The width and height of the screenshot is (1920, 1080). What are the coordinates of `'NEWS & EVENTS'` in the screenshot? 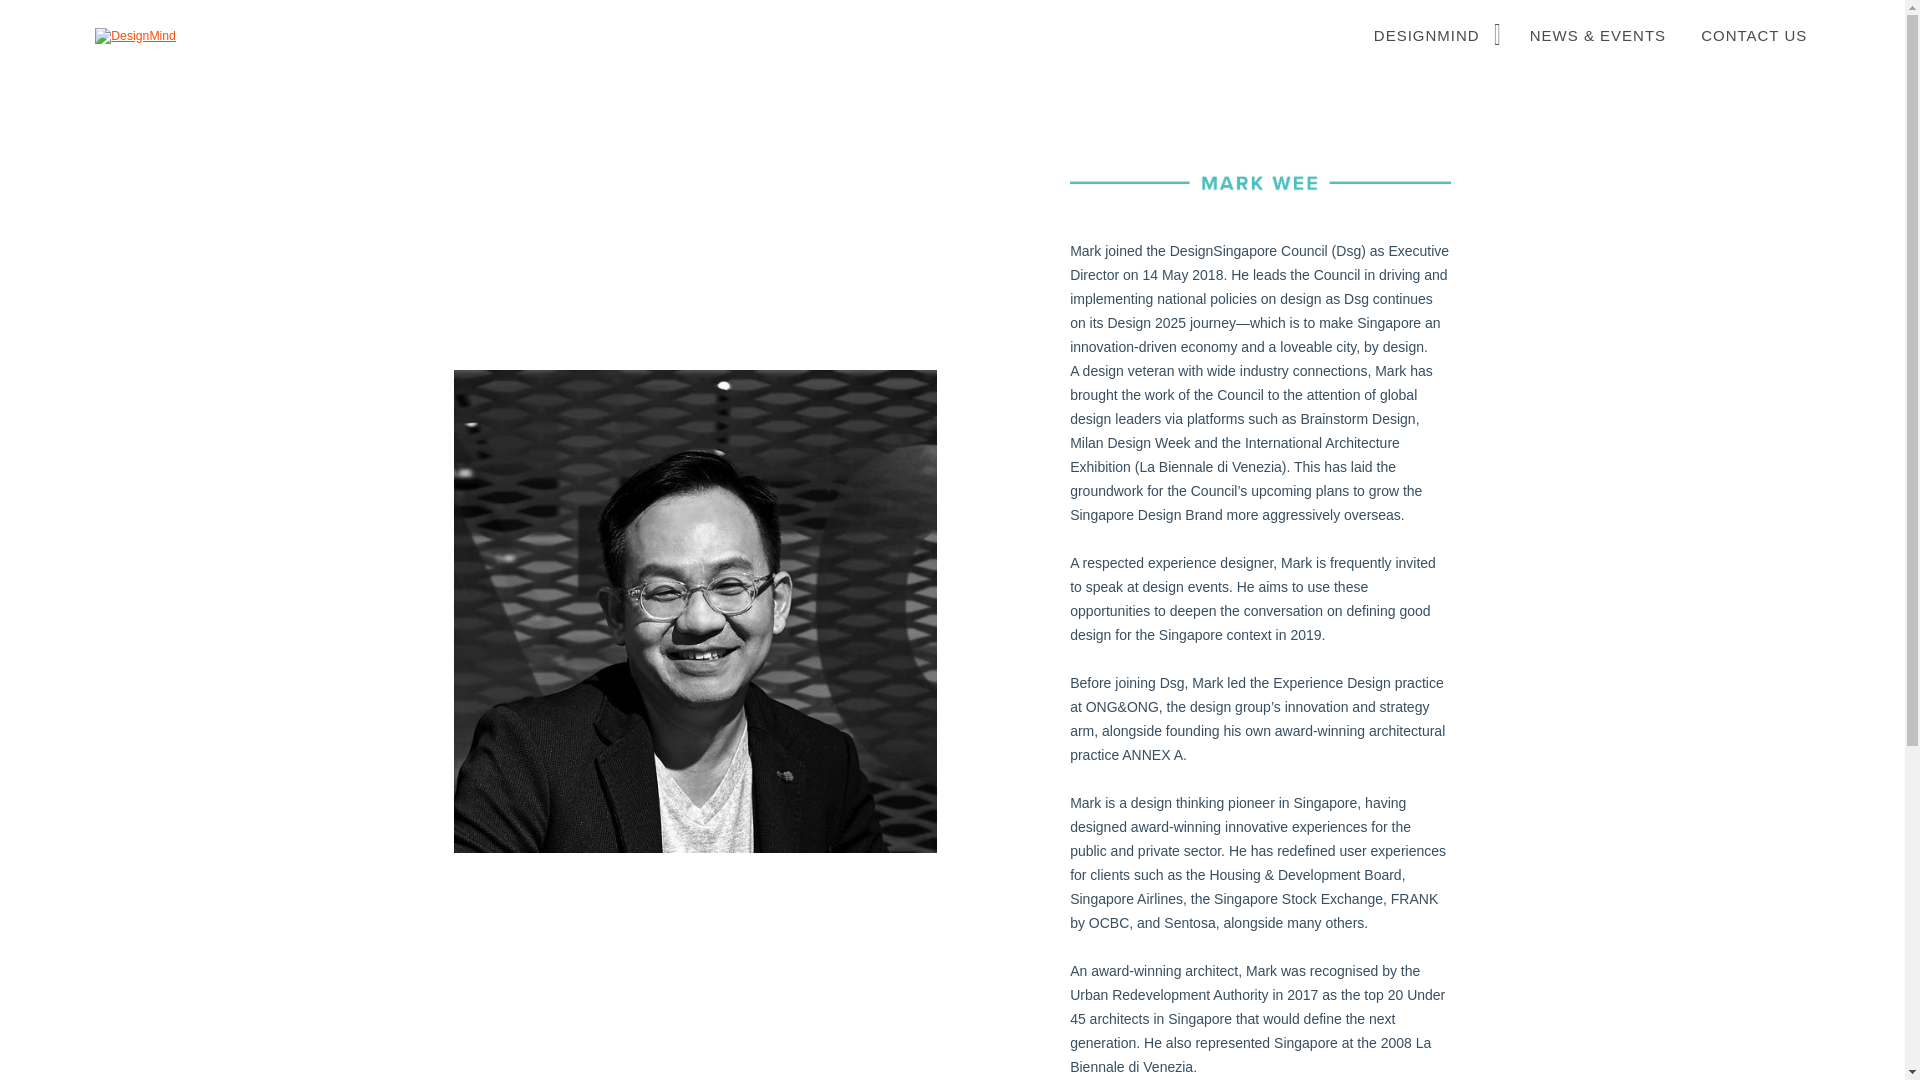 It's located at (1596, 35).